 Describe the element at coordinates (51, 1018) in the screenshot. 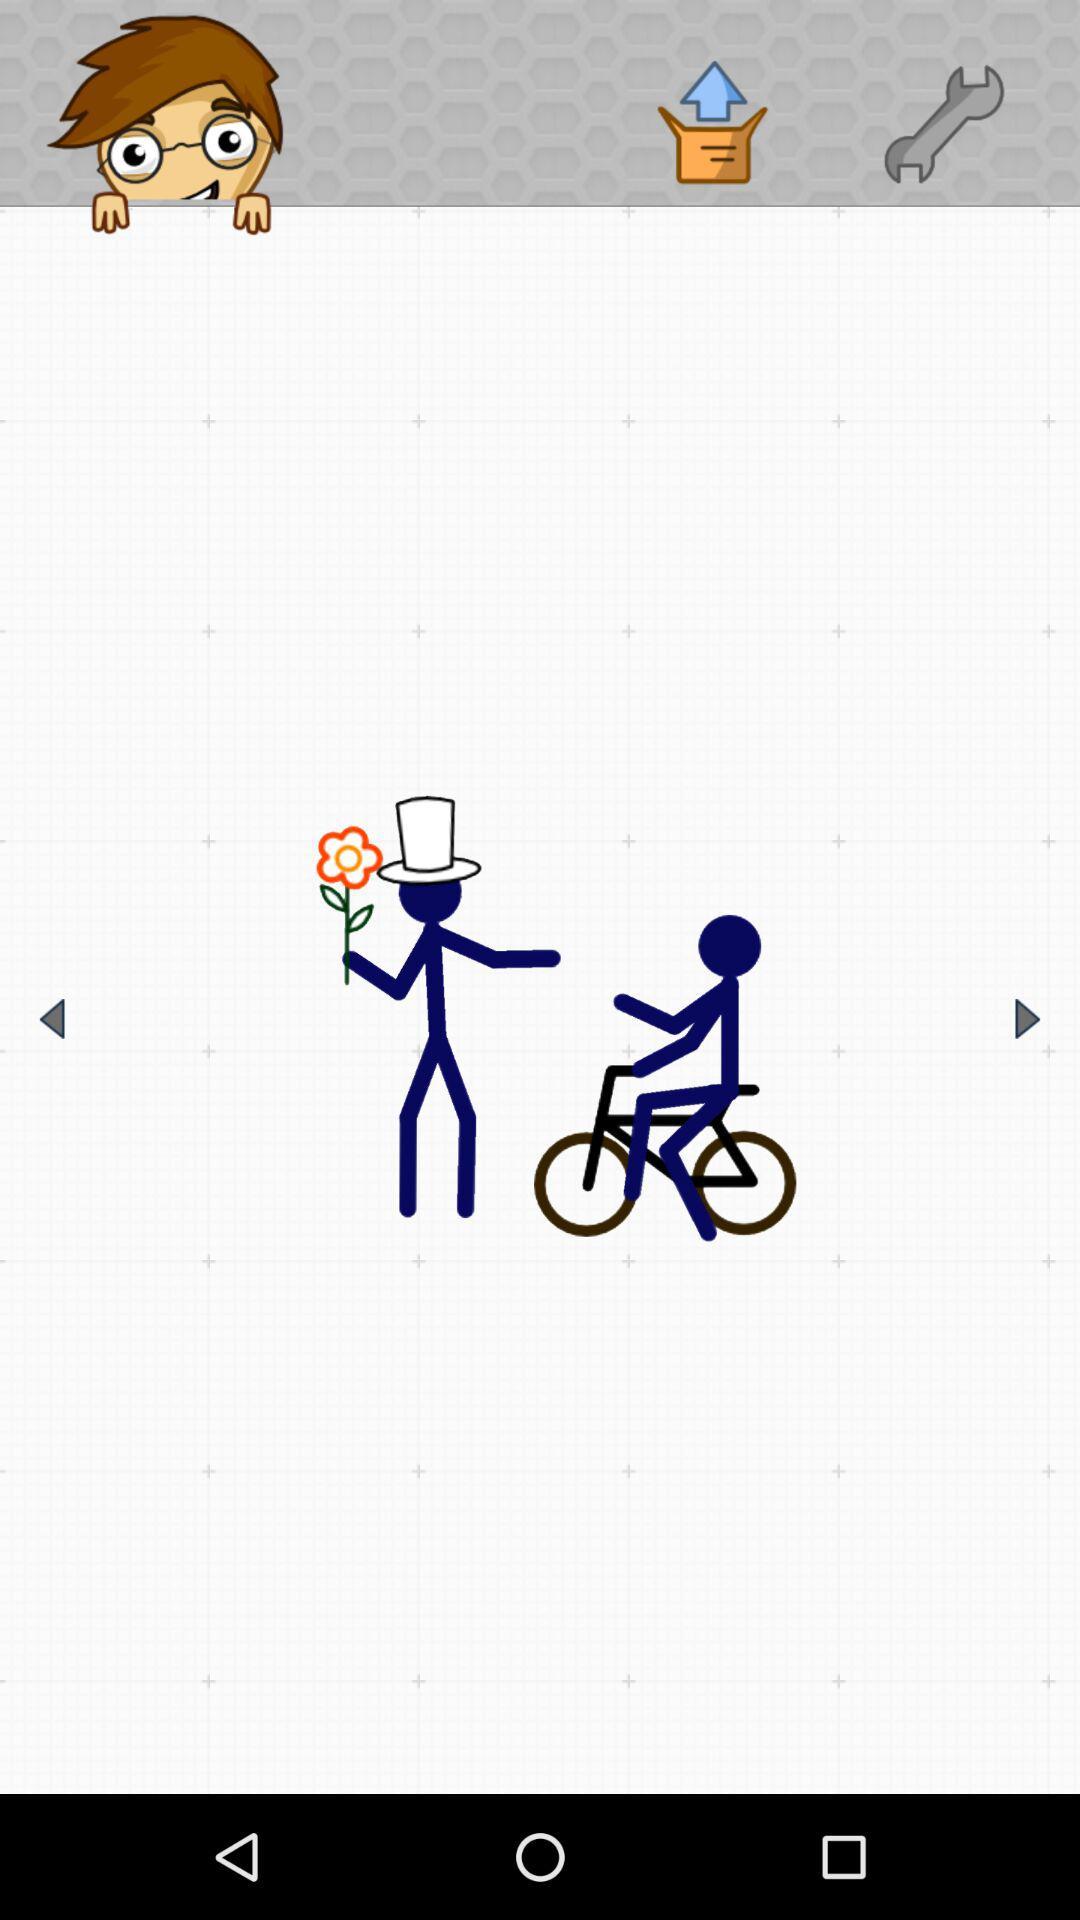

I see `the arrow_backward icon` at that location.